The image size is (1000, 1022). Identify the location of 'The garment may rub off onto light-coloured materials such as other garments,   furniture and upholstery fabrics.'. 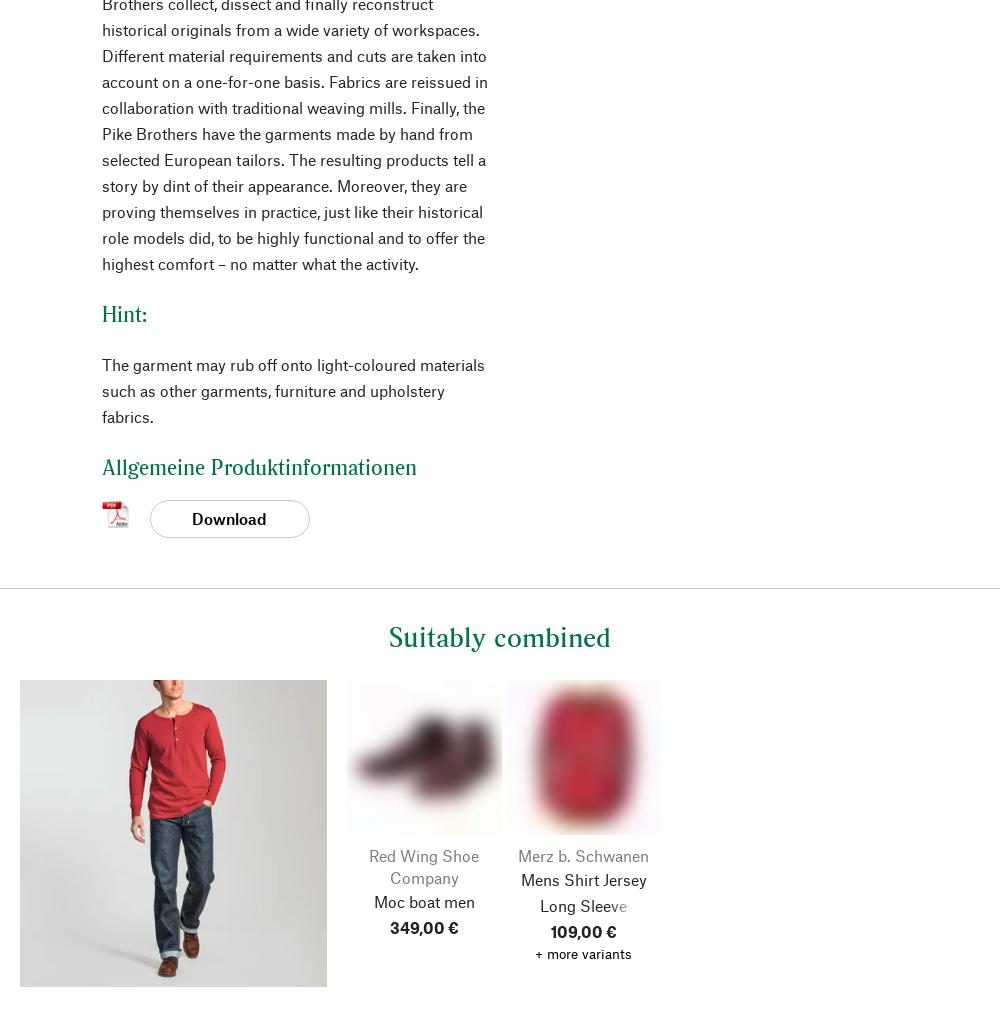
(292, 388).